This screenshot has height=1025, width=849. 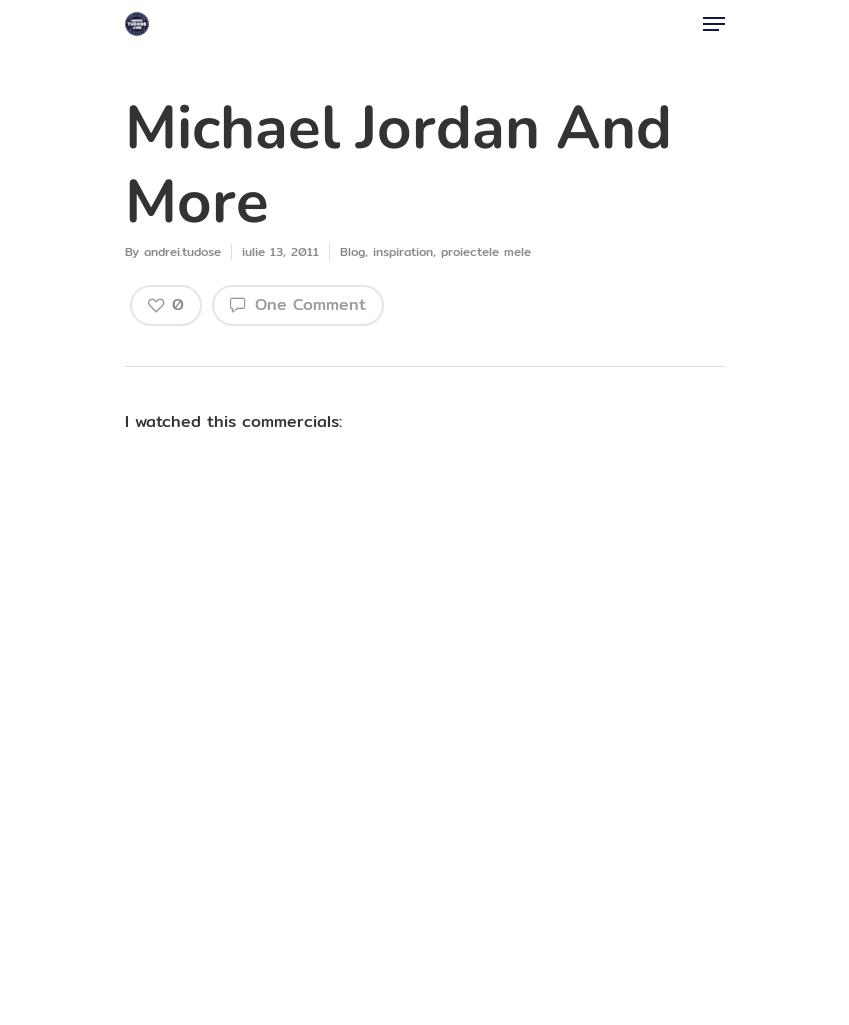 What do you see at coordinates (722, 929) in the screenshot?
I see `'Antreprenorul'` at bounding box center [722, 929].